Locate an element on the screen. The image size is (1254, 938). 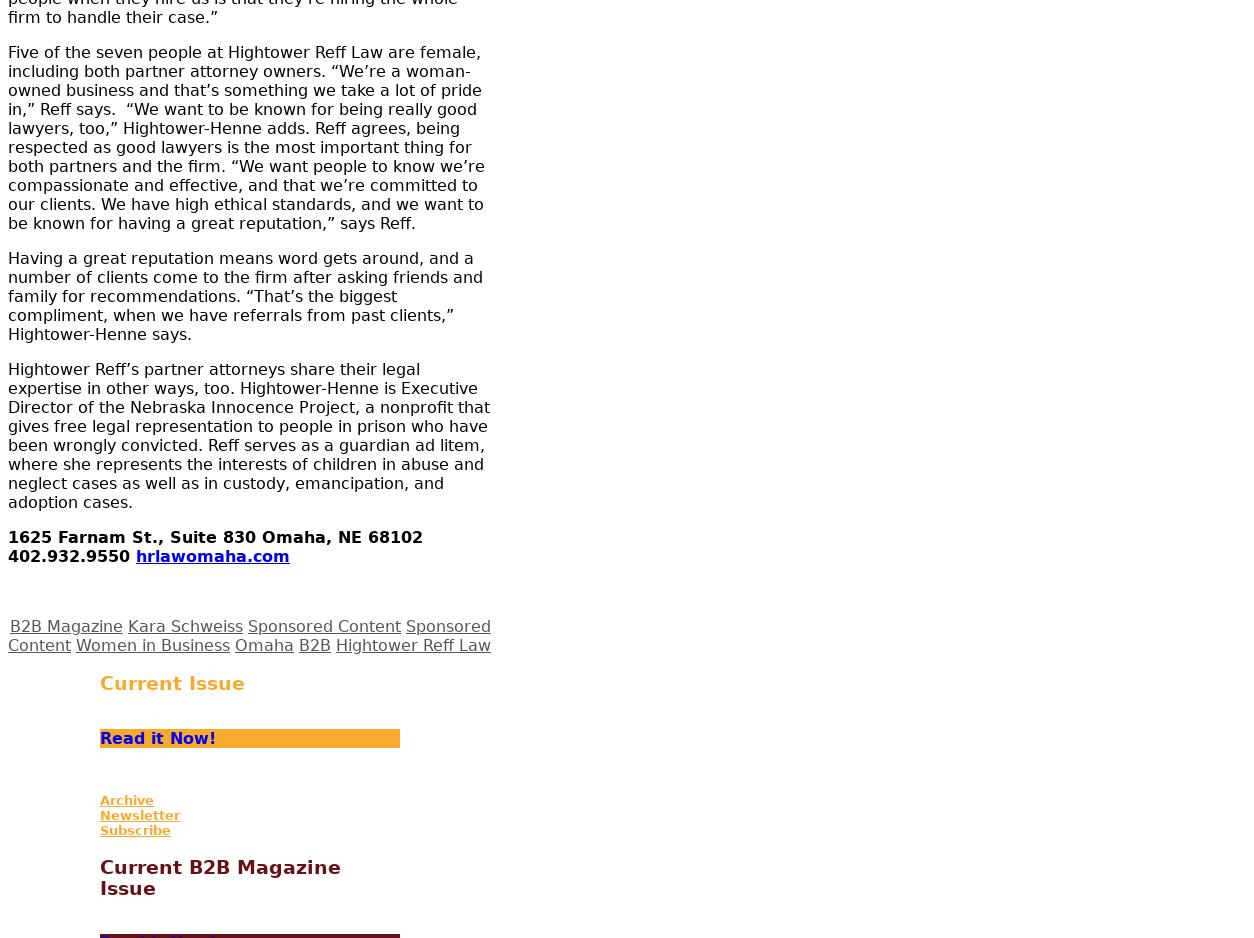
'Kara Schweiss' is located at coordinates (184, 625).